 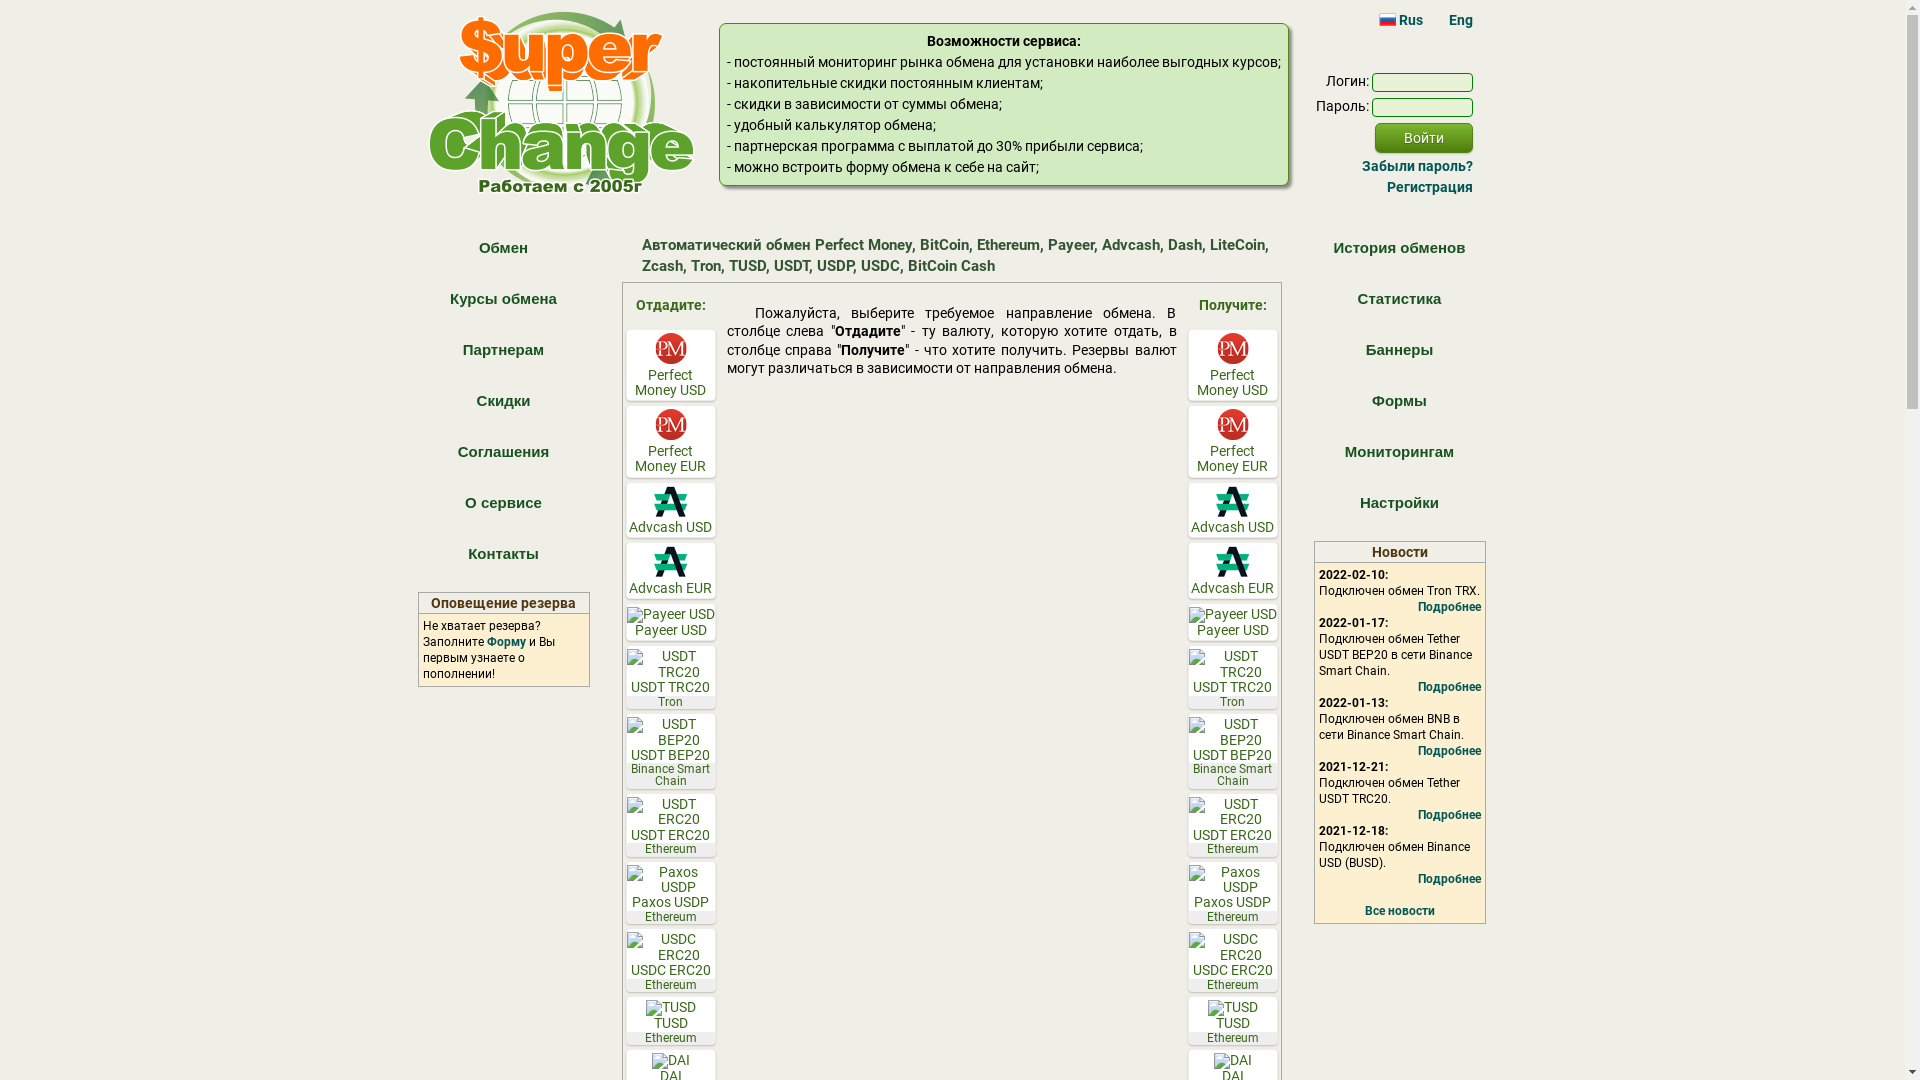 I want to click on 'USDT TRC20, so click(x=624, y=676).